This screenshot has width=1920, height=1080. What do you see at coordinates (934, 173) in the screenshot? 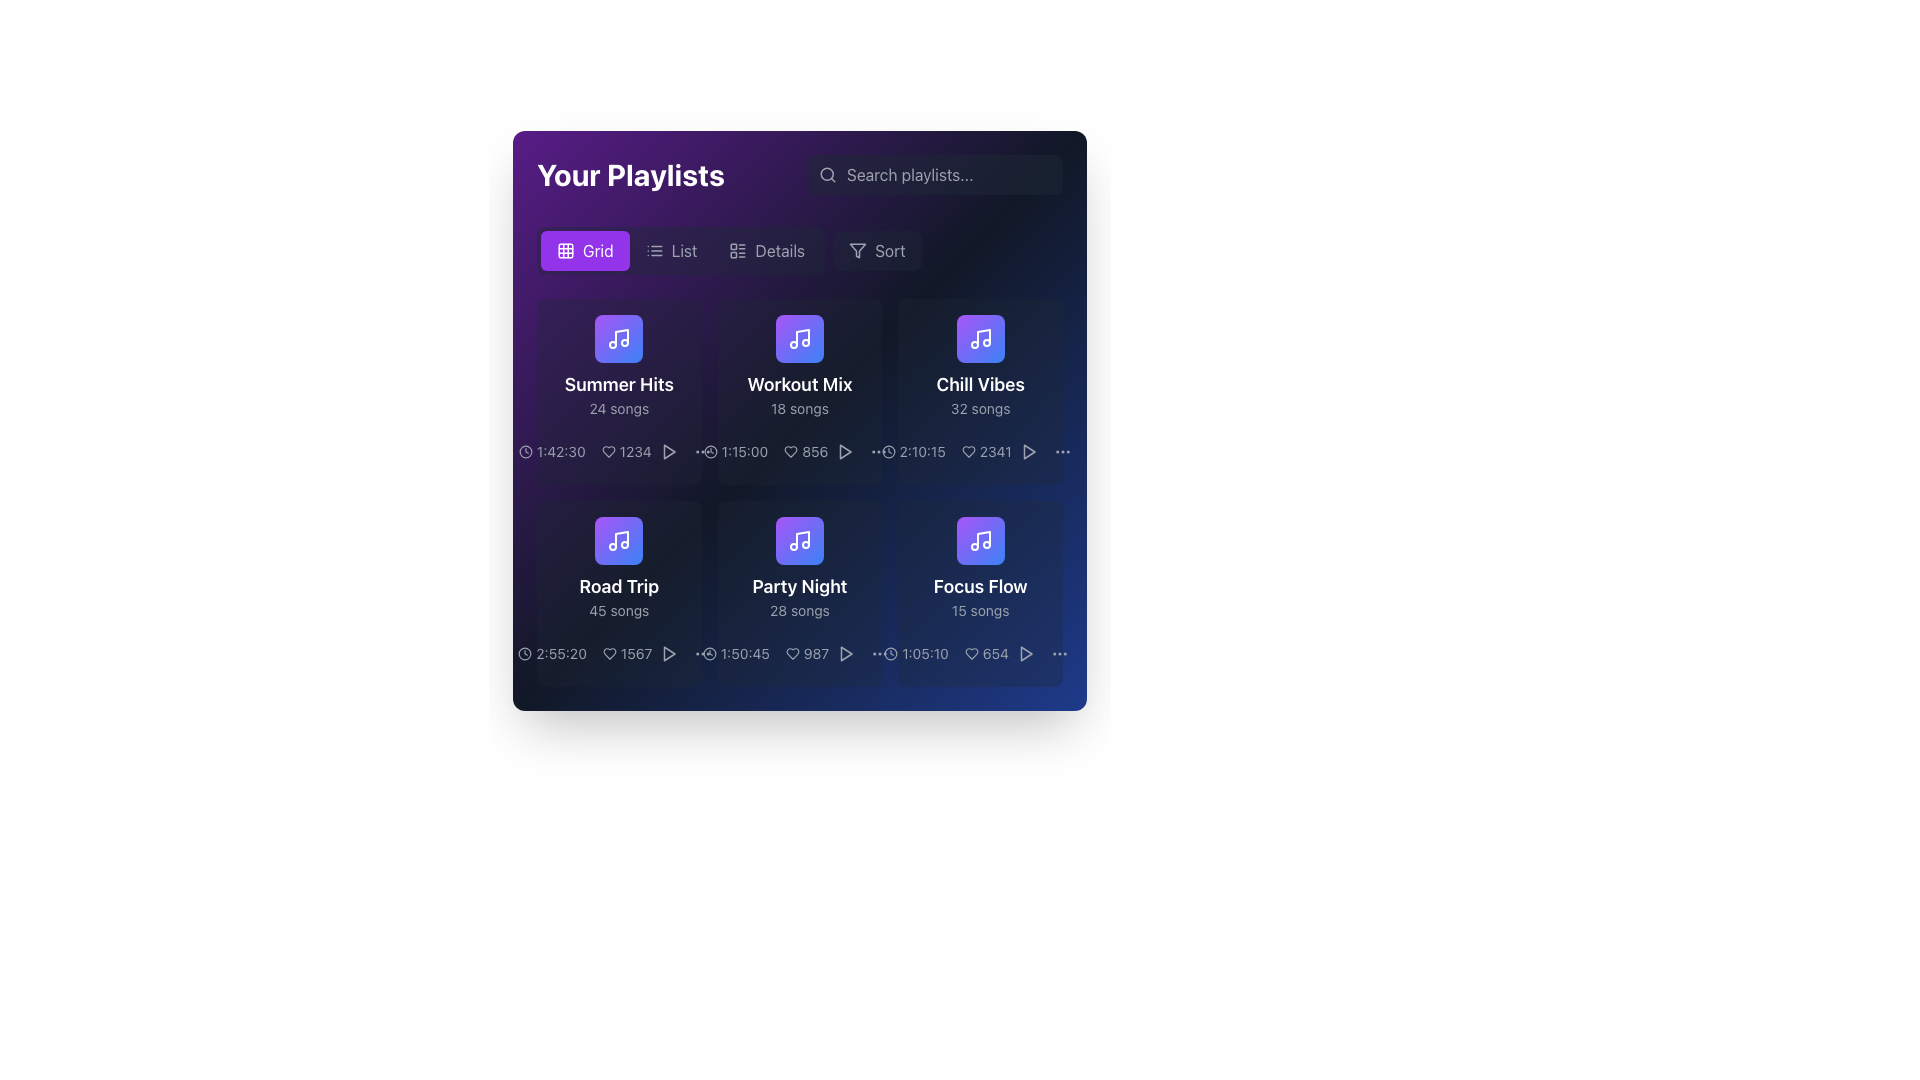
I see `the search input field with placeholder text 'Search playlists...' to focus on it` at bounding box center [934, 173].